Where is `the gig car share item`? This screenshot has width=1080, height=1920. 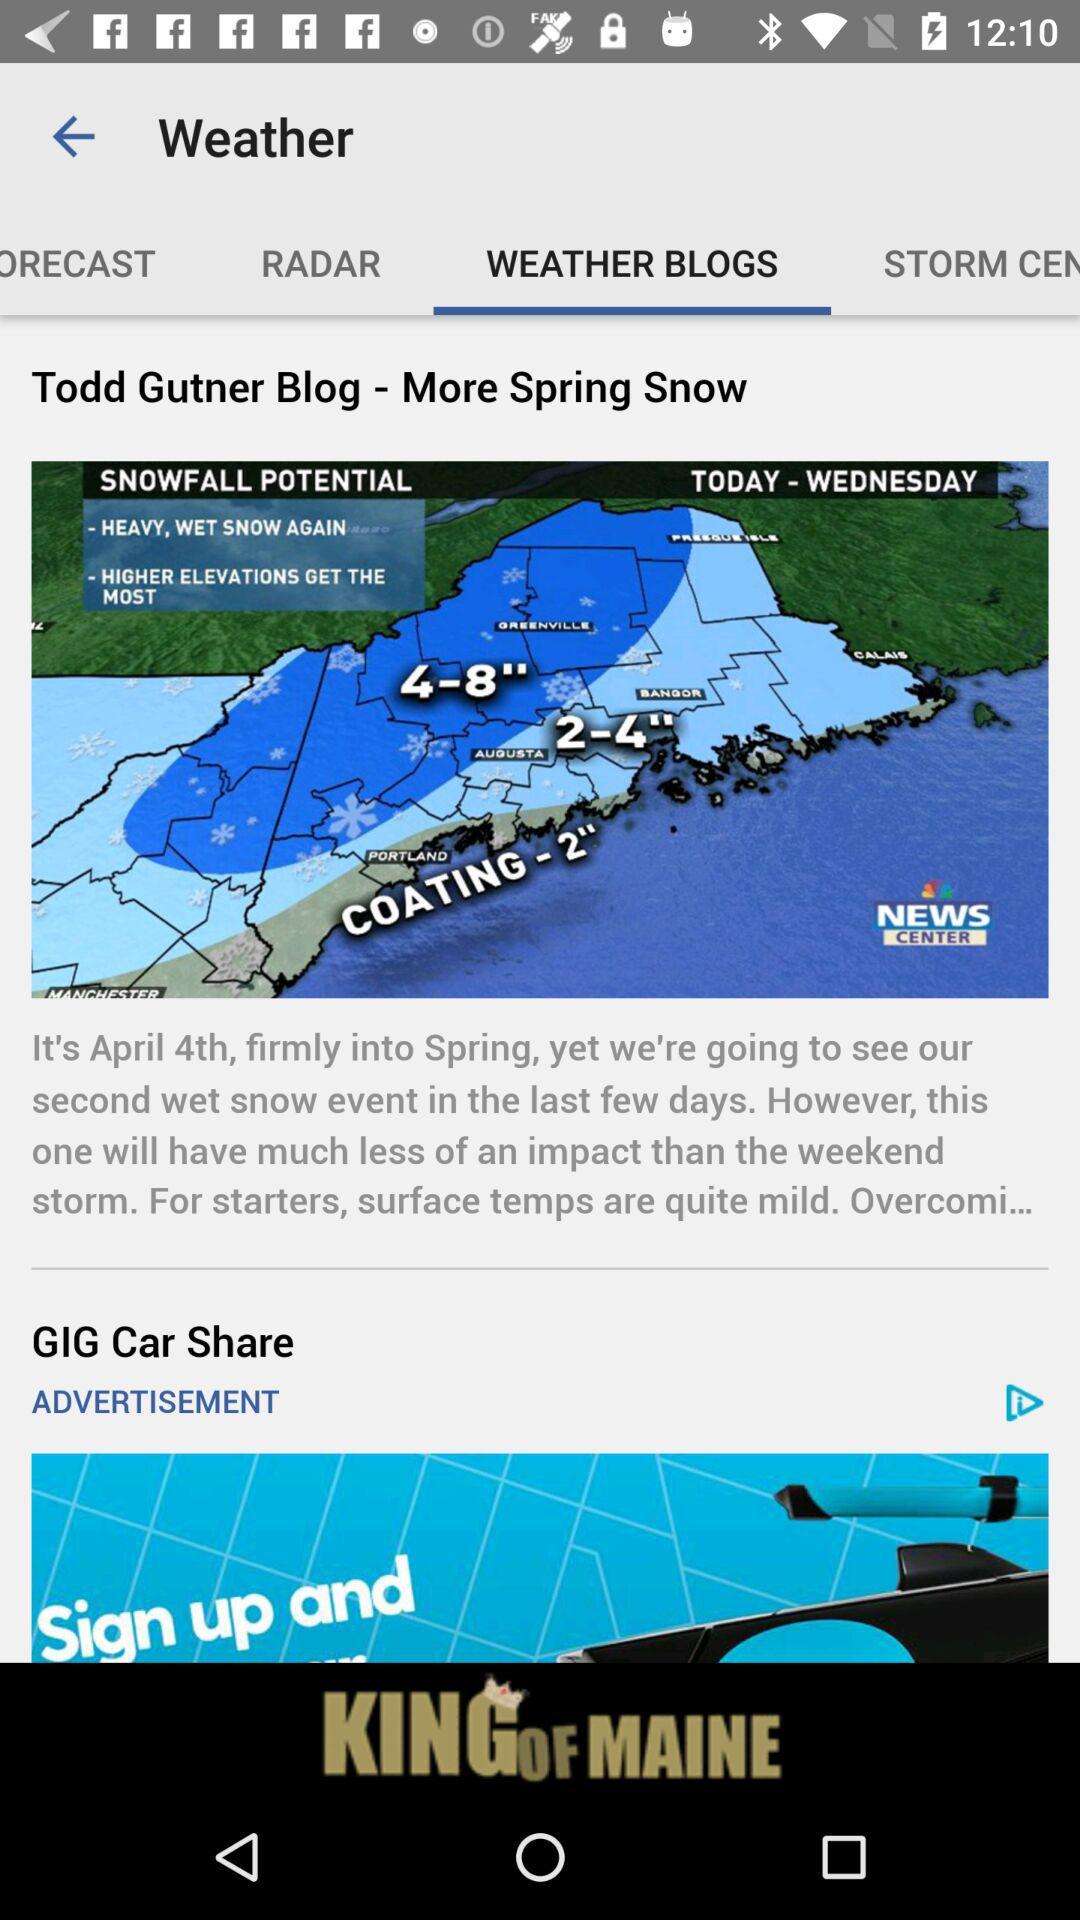
the gig car share item is located at coordinates (540, 1340).